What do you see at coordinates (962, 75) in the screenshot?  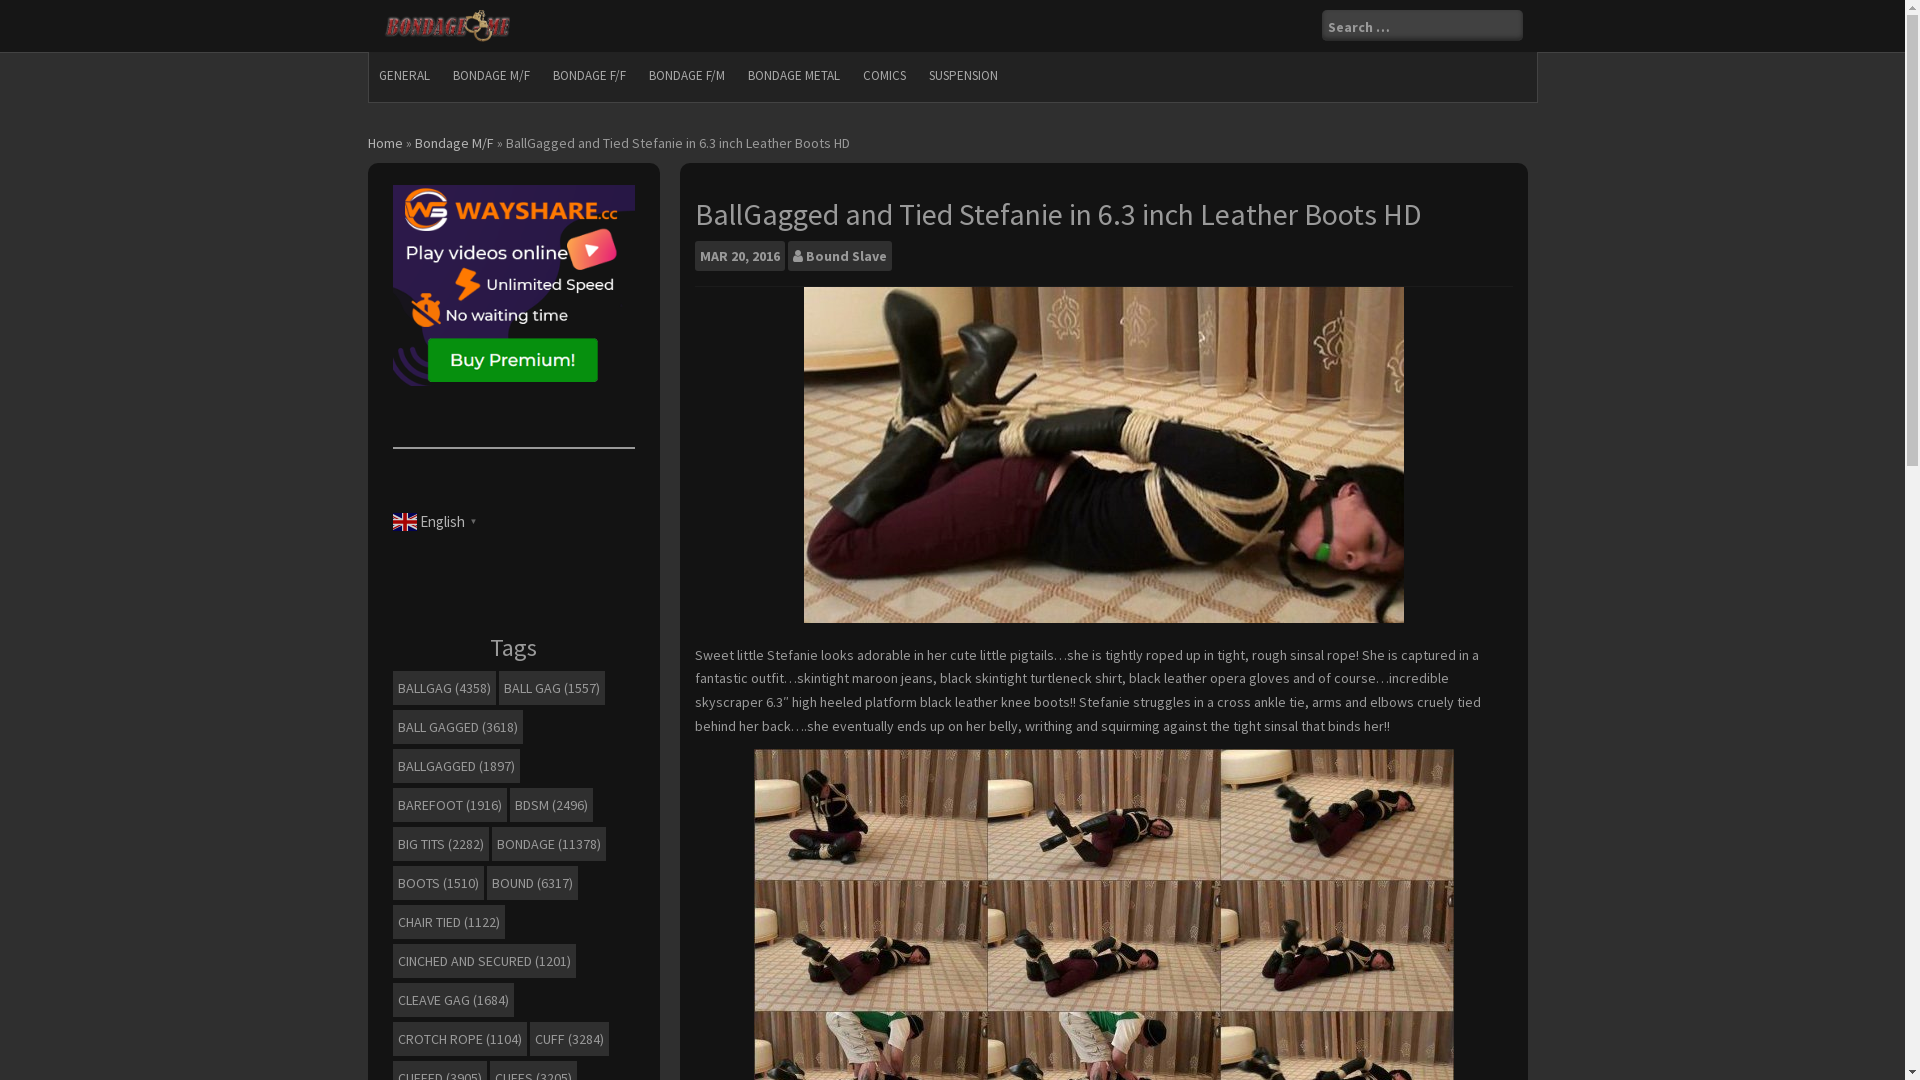 I see `'SUSPENSION'` at bounding box center [962, 75].